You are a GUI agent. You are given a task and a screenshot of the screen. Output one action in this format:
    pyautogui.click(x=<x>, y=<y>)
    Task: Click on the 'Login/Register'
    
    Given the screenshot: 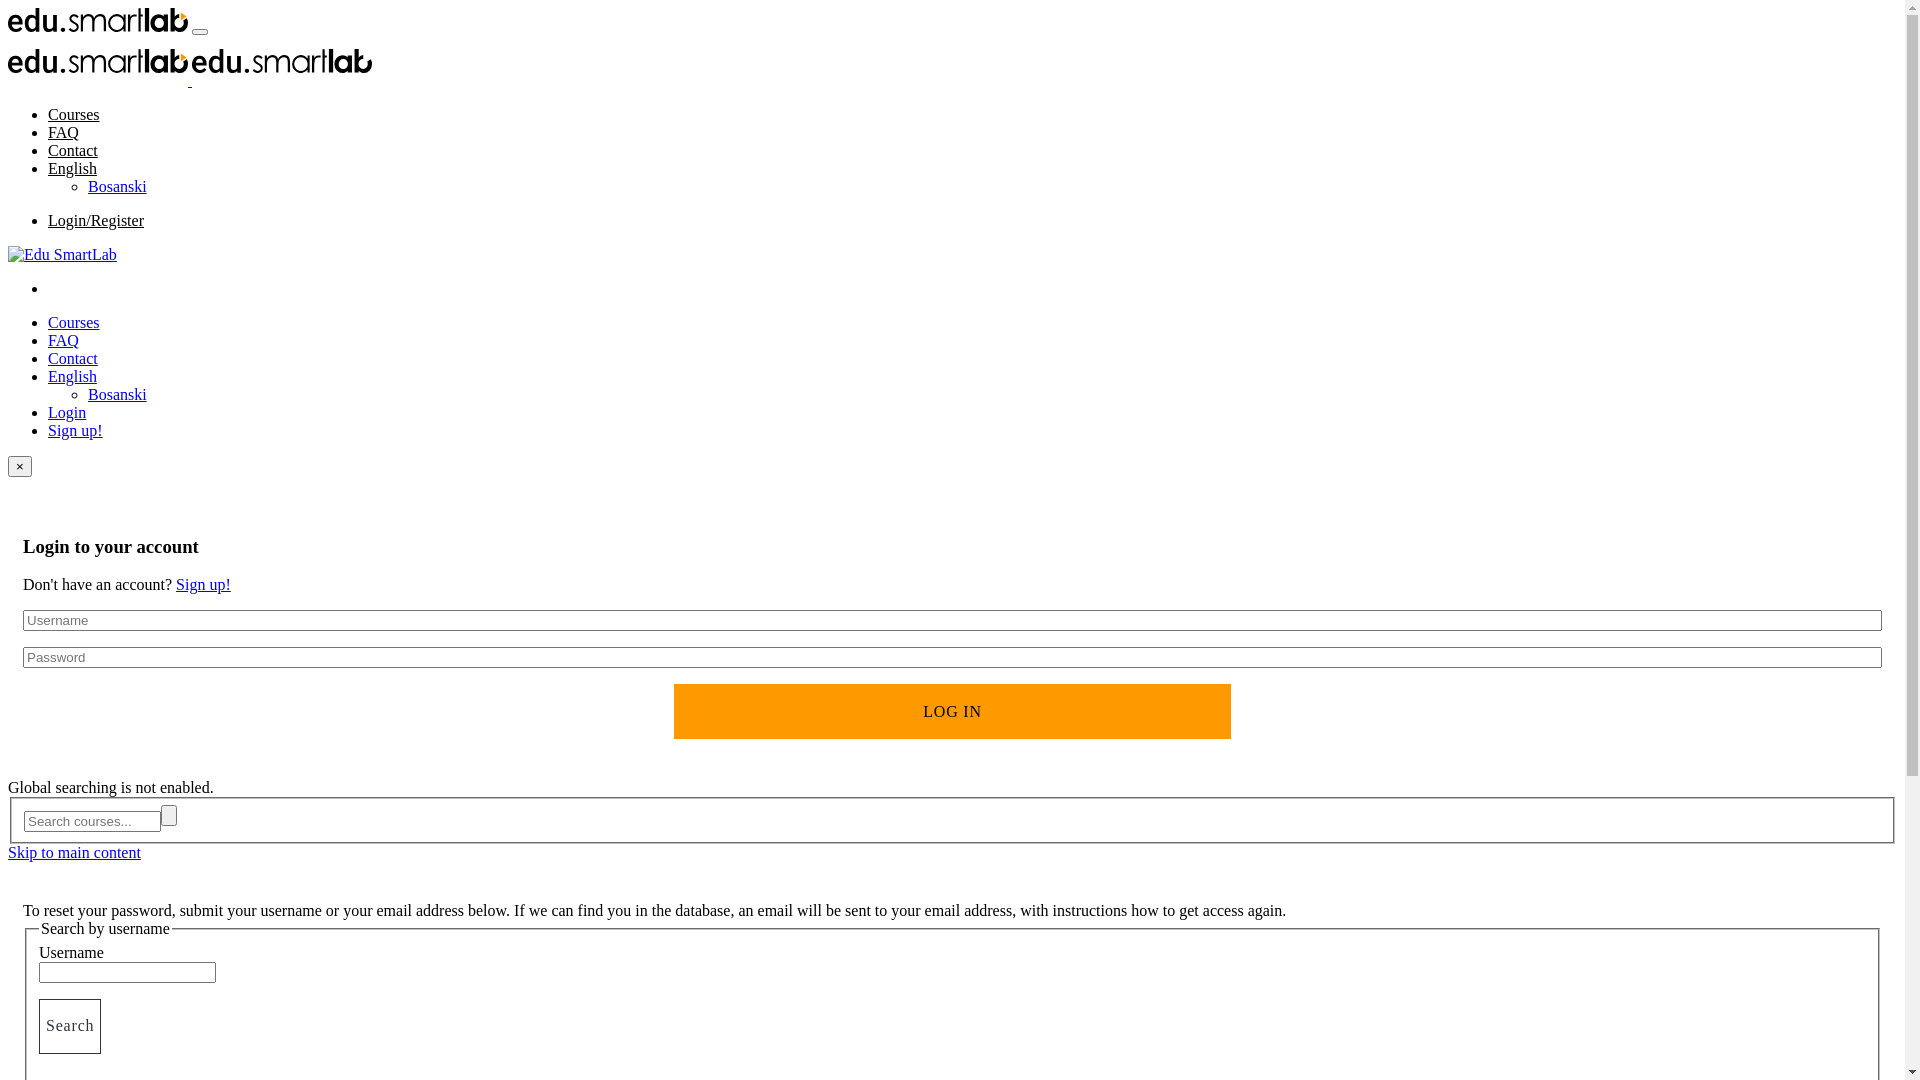 What is the action you would take?
    pyautogui.click(x=95, y=220)
    